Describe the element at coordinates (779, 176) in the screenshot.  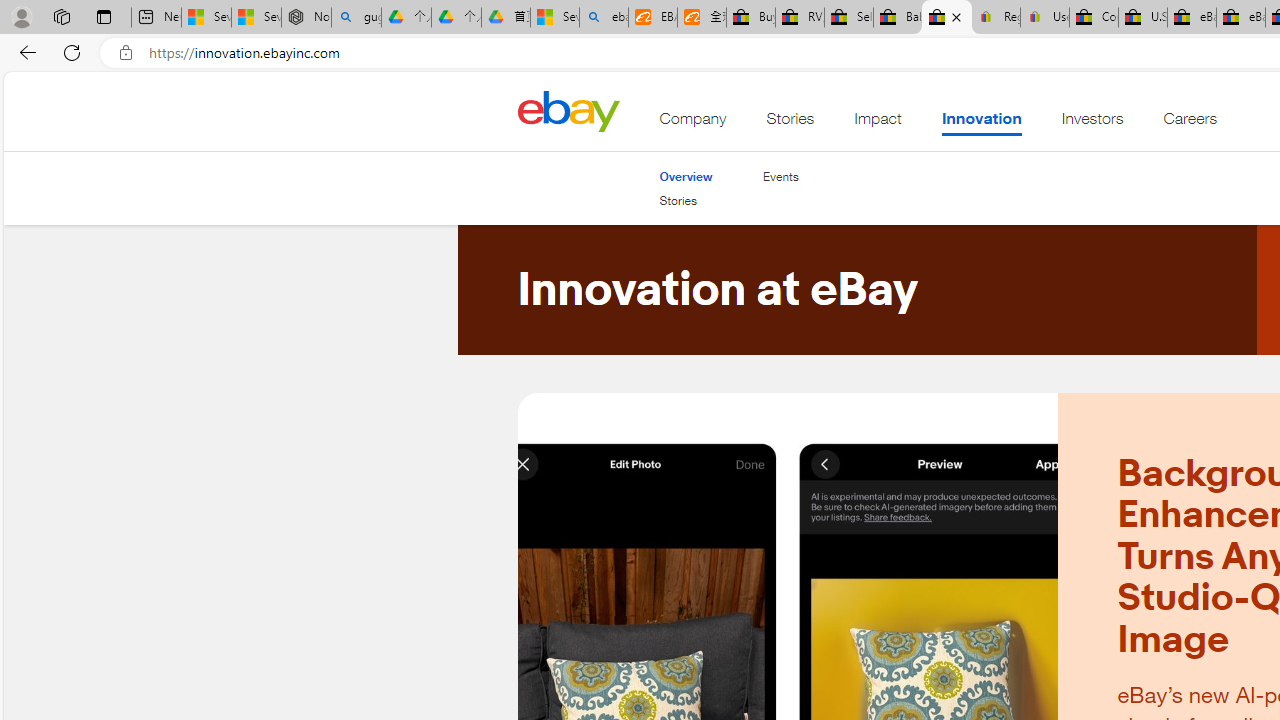
I see `'Events'` at that location.